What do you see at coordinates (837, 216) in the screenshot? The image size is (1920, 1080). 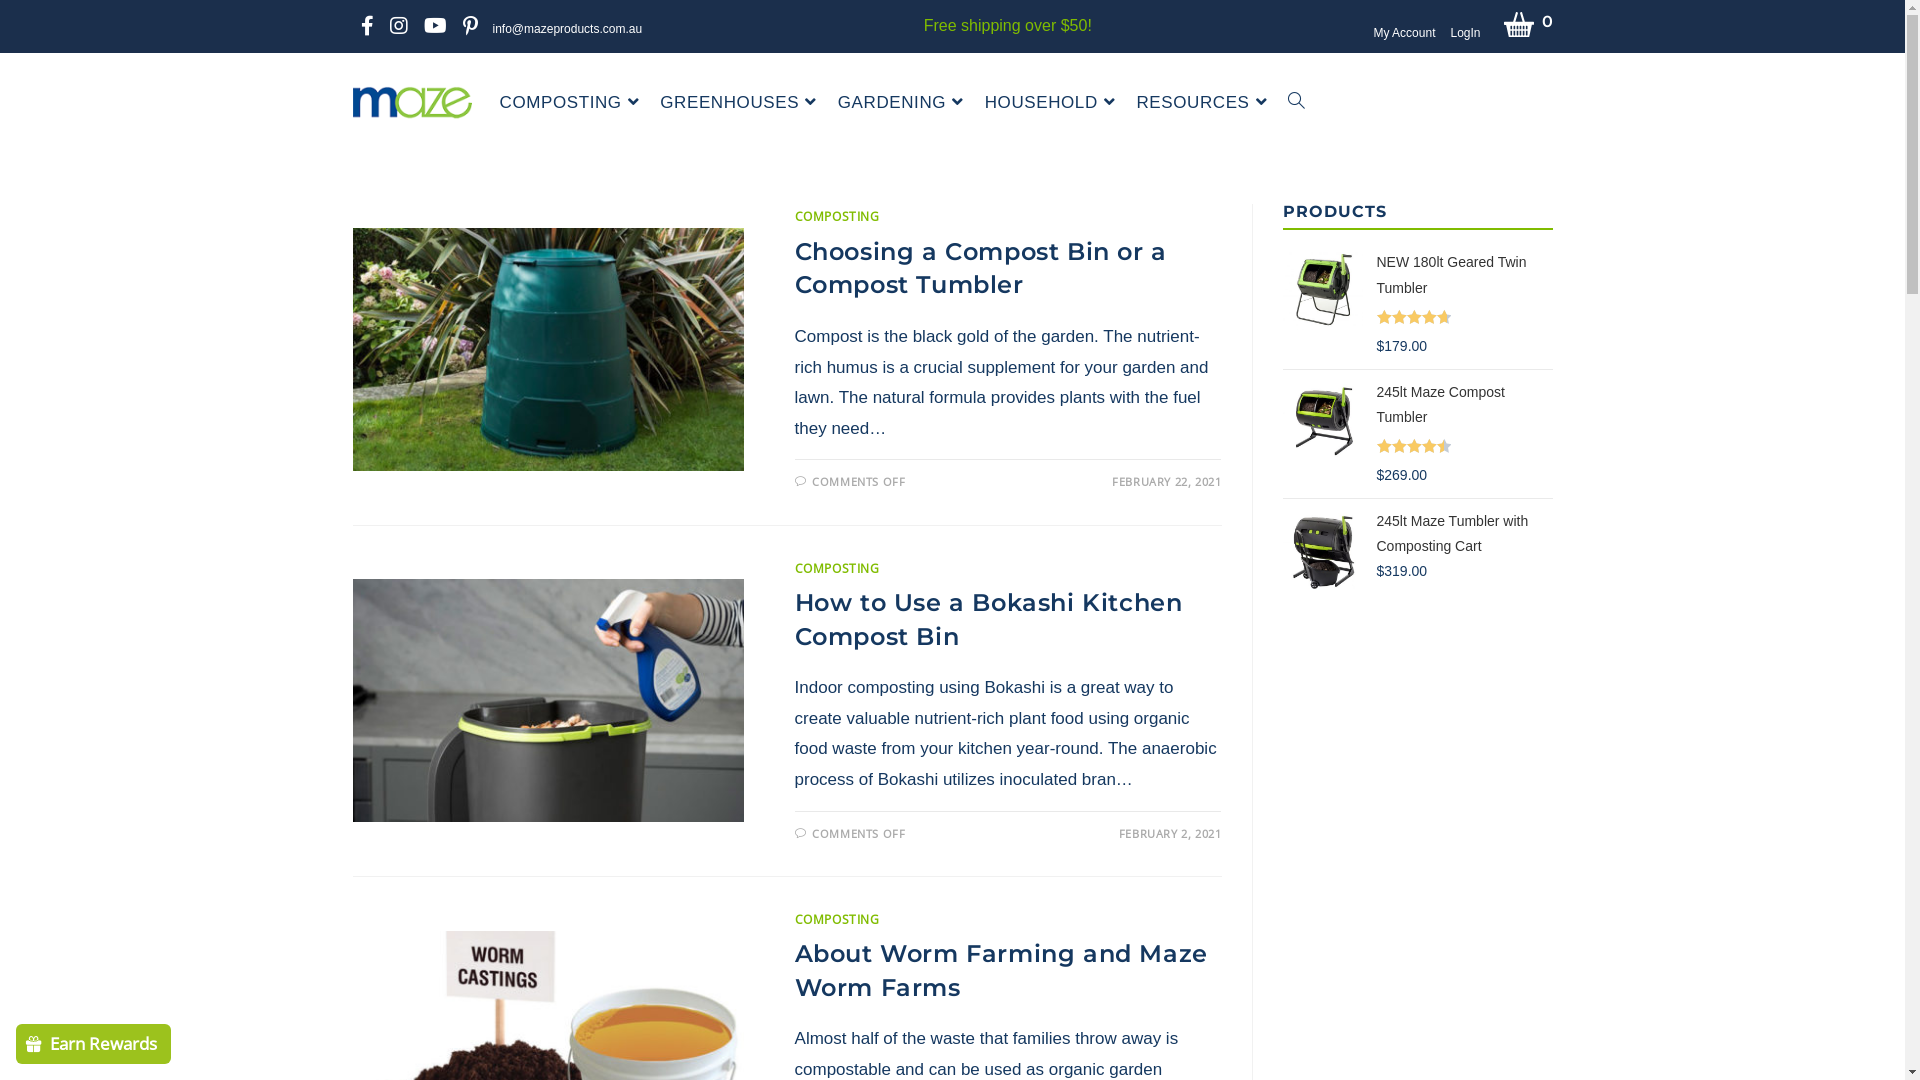 I see `'COMPOSTING'` at bounding box center [837, 216].